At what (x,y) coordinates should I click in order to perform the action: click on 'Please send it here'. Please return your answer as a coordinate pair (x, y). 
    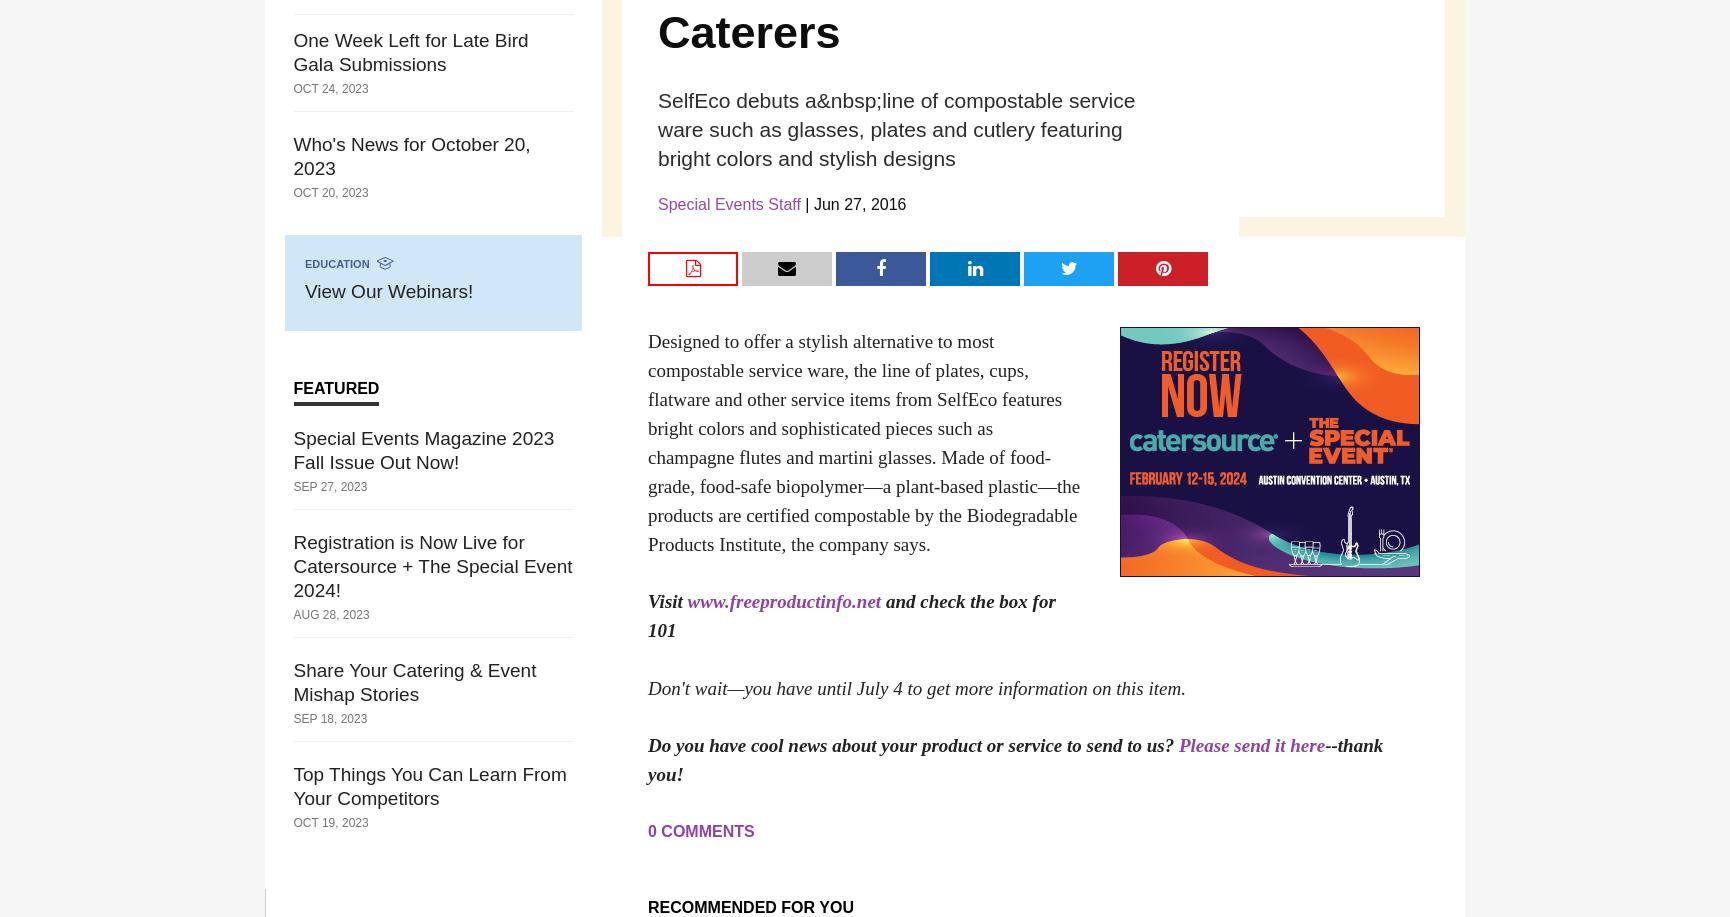
    Looking at the image, I should click on (1177, 744).